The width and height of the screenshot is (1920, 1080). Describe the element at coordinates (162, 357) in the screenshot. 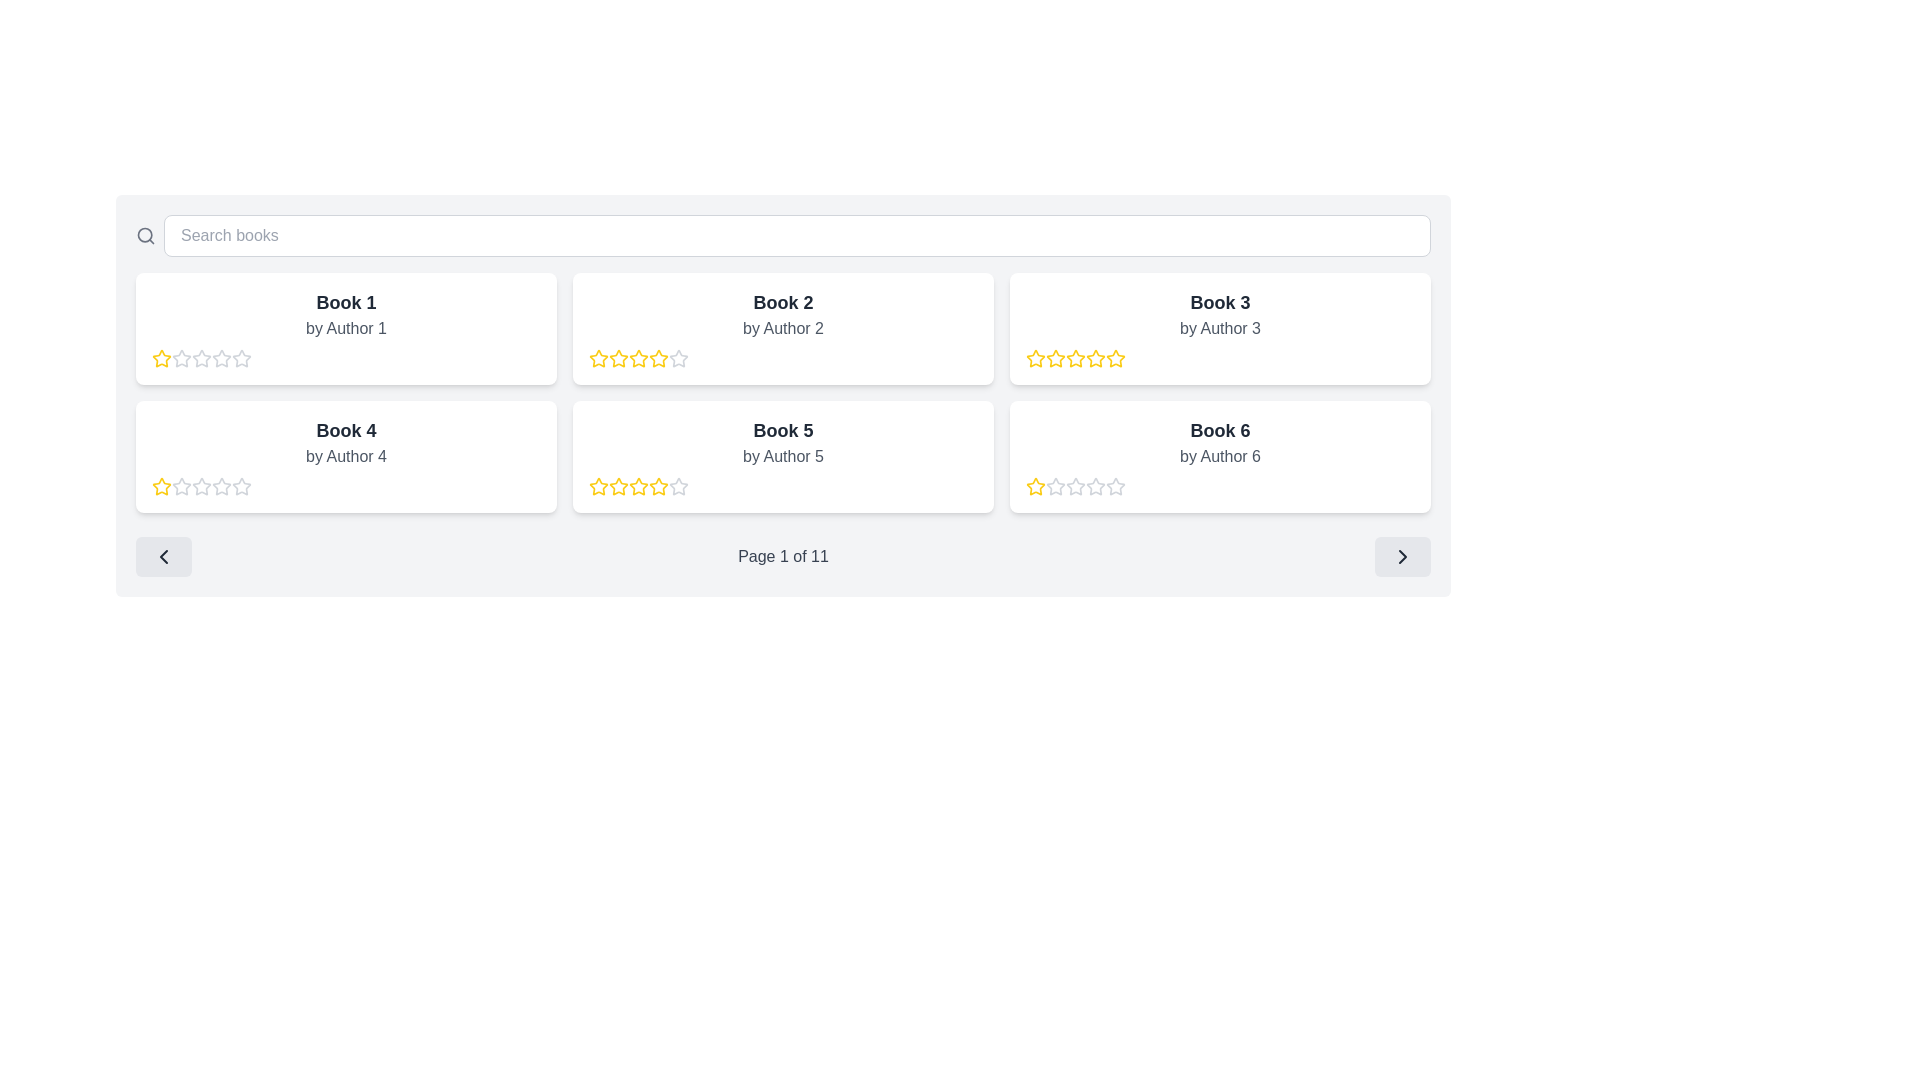

I see `the first star in the rating system under the card for 'Book 1' to rate it` at that location.